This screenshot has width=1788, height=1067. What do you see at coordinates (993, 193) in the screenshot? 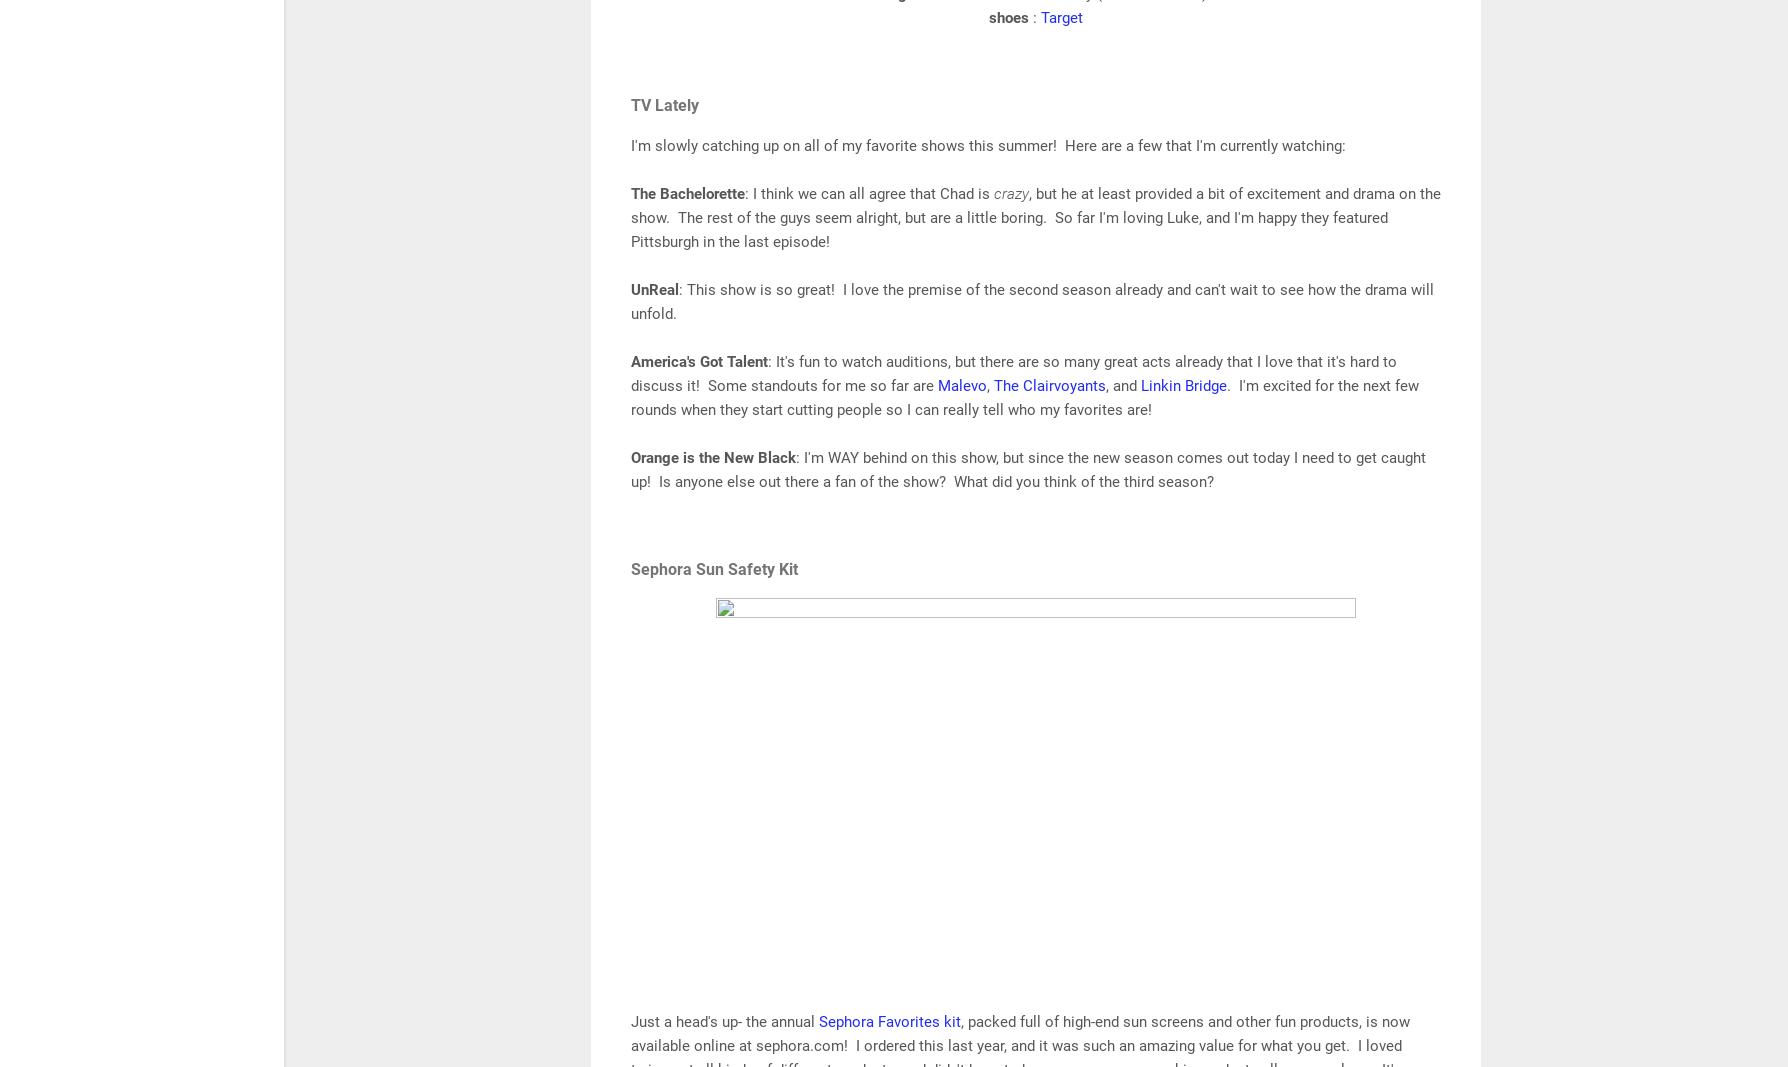
I see `'crazy'` at bounding box center [993, 193].